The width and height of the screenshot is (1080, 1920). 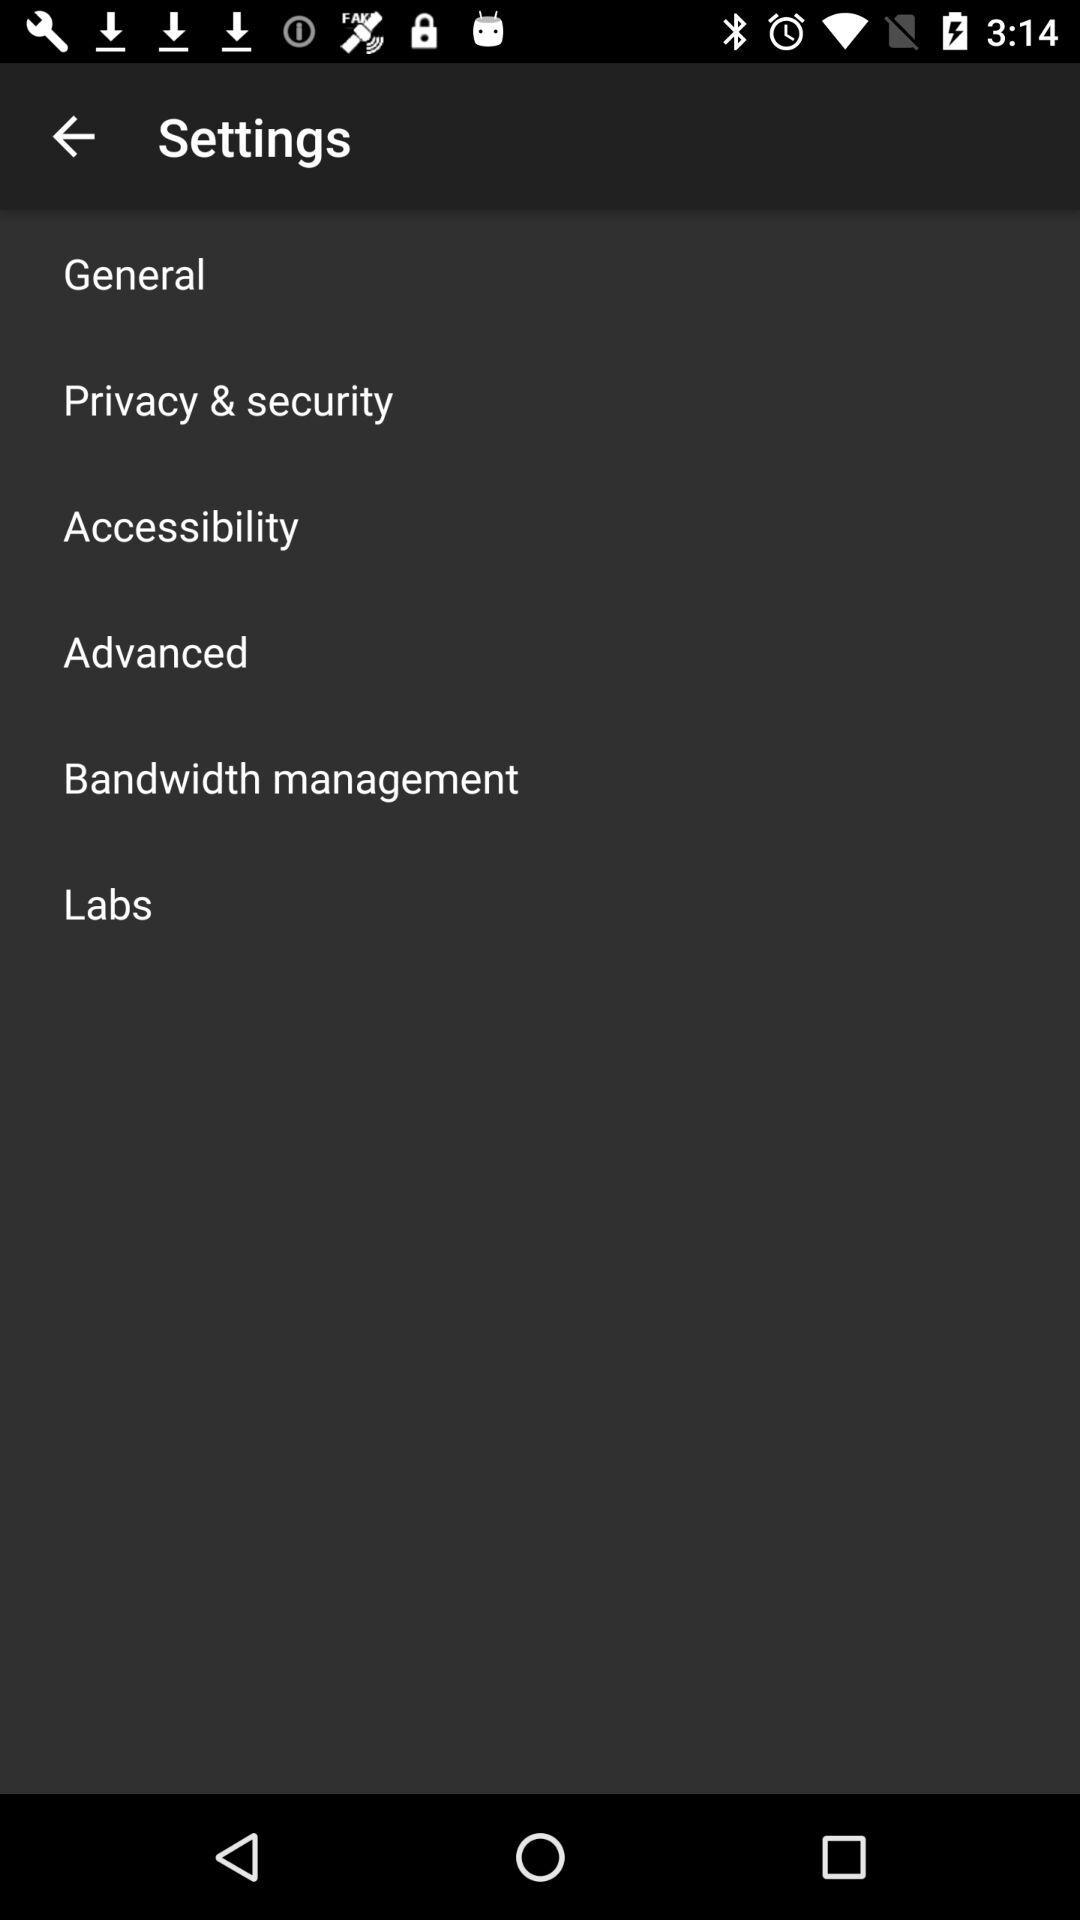 What do you see at coordinates (181, 524) in the screenshot?
I see `the accessibility` at bounding box center [181, 524].